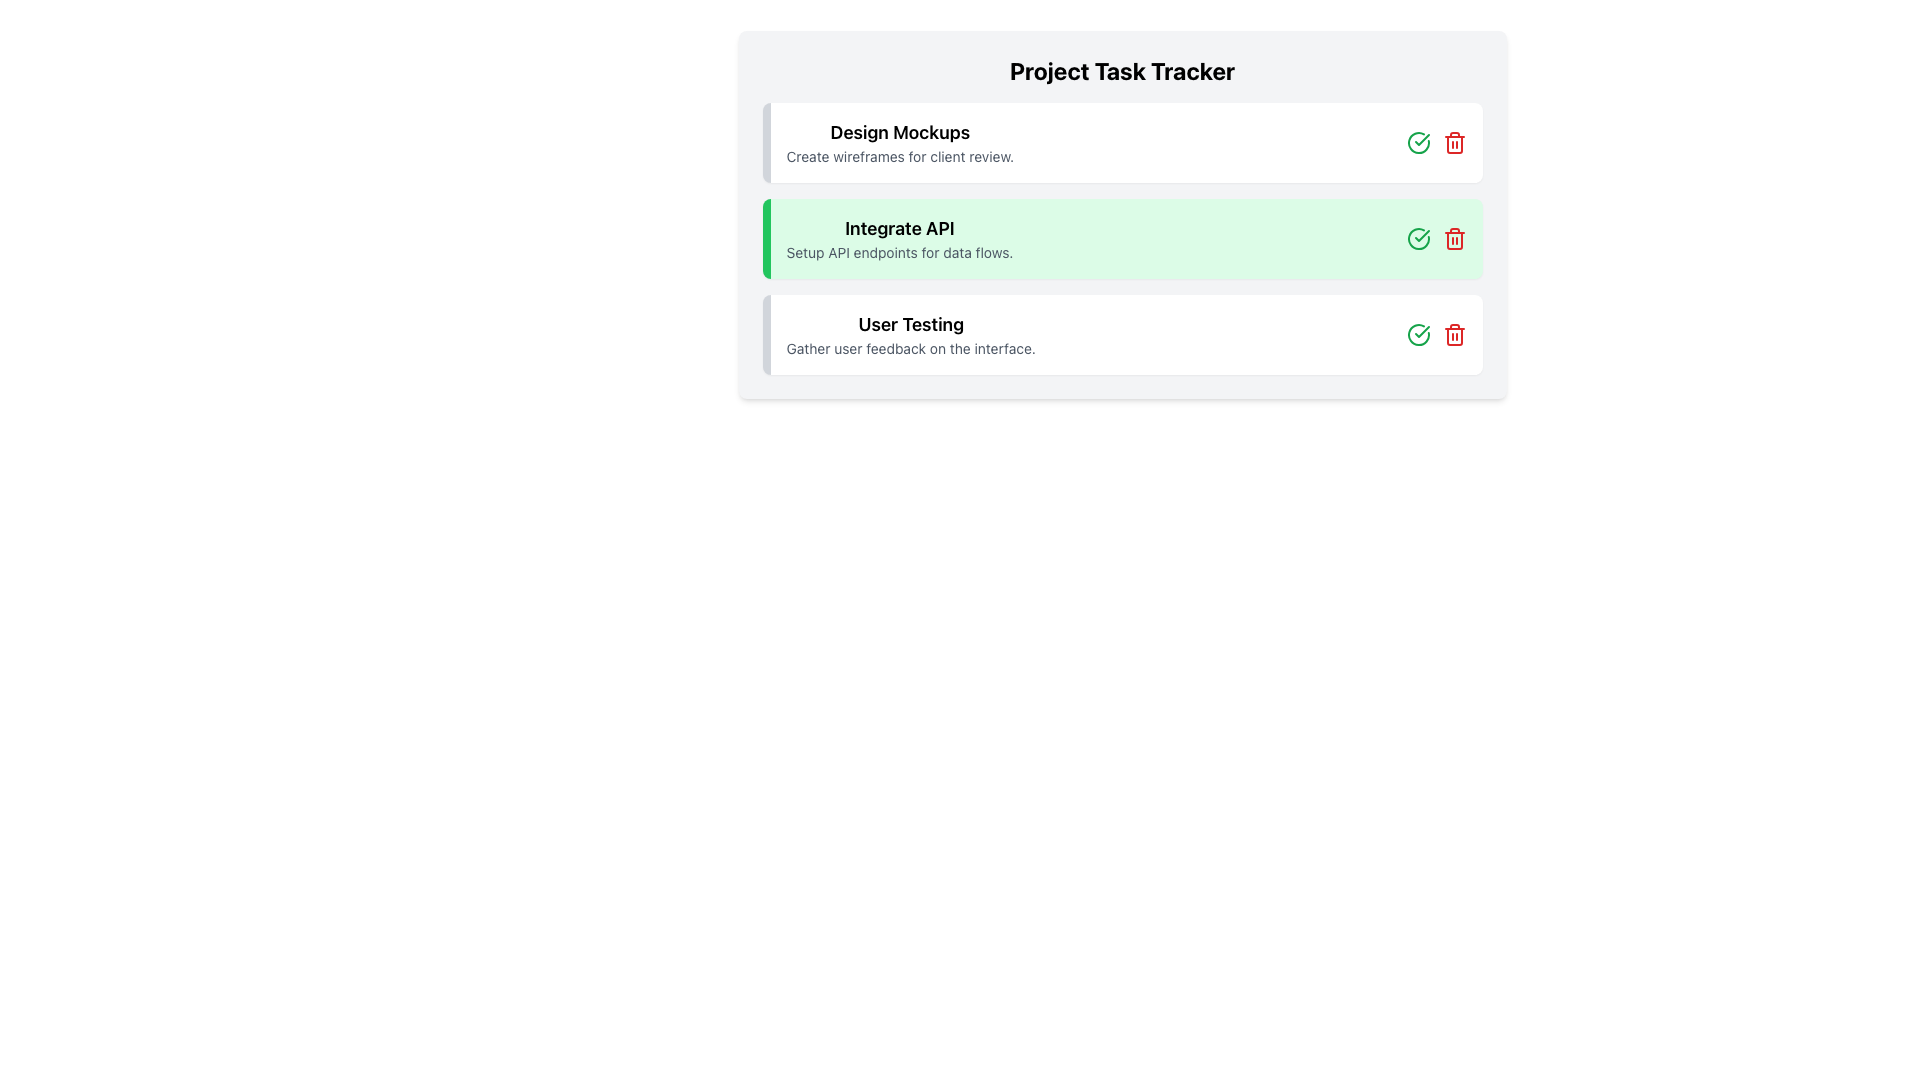 This screenshot has width=1920, height=1080. Describe the element at coordinates (898, 252) in the screenshot. I see `descriptive text regarding the task 'Integrate API' that is located beneath the heading 'Integrate API' within a green card segment` at that location.